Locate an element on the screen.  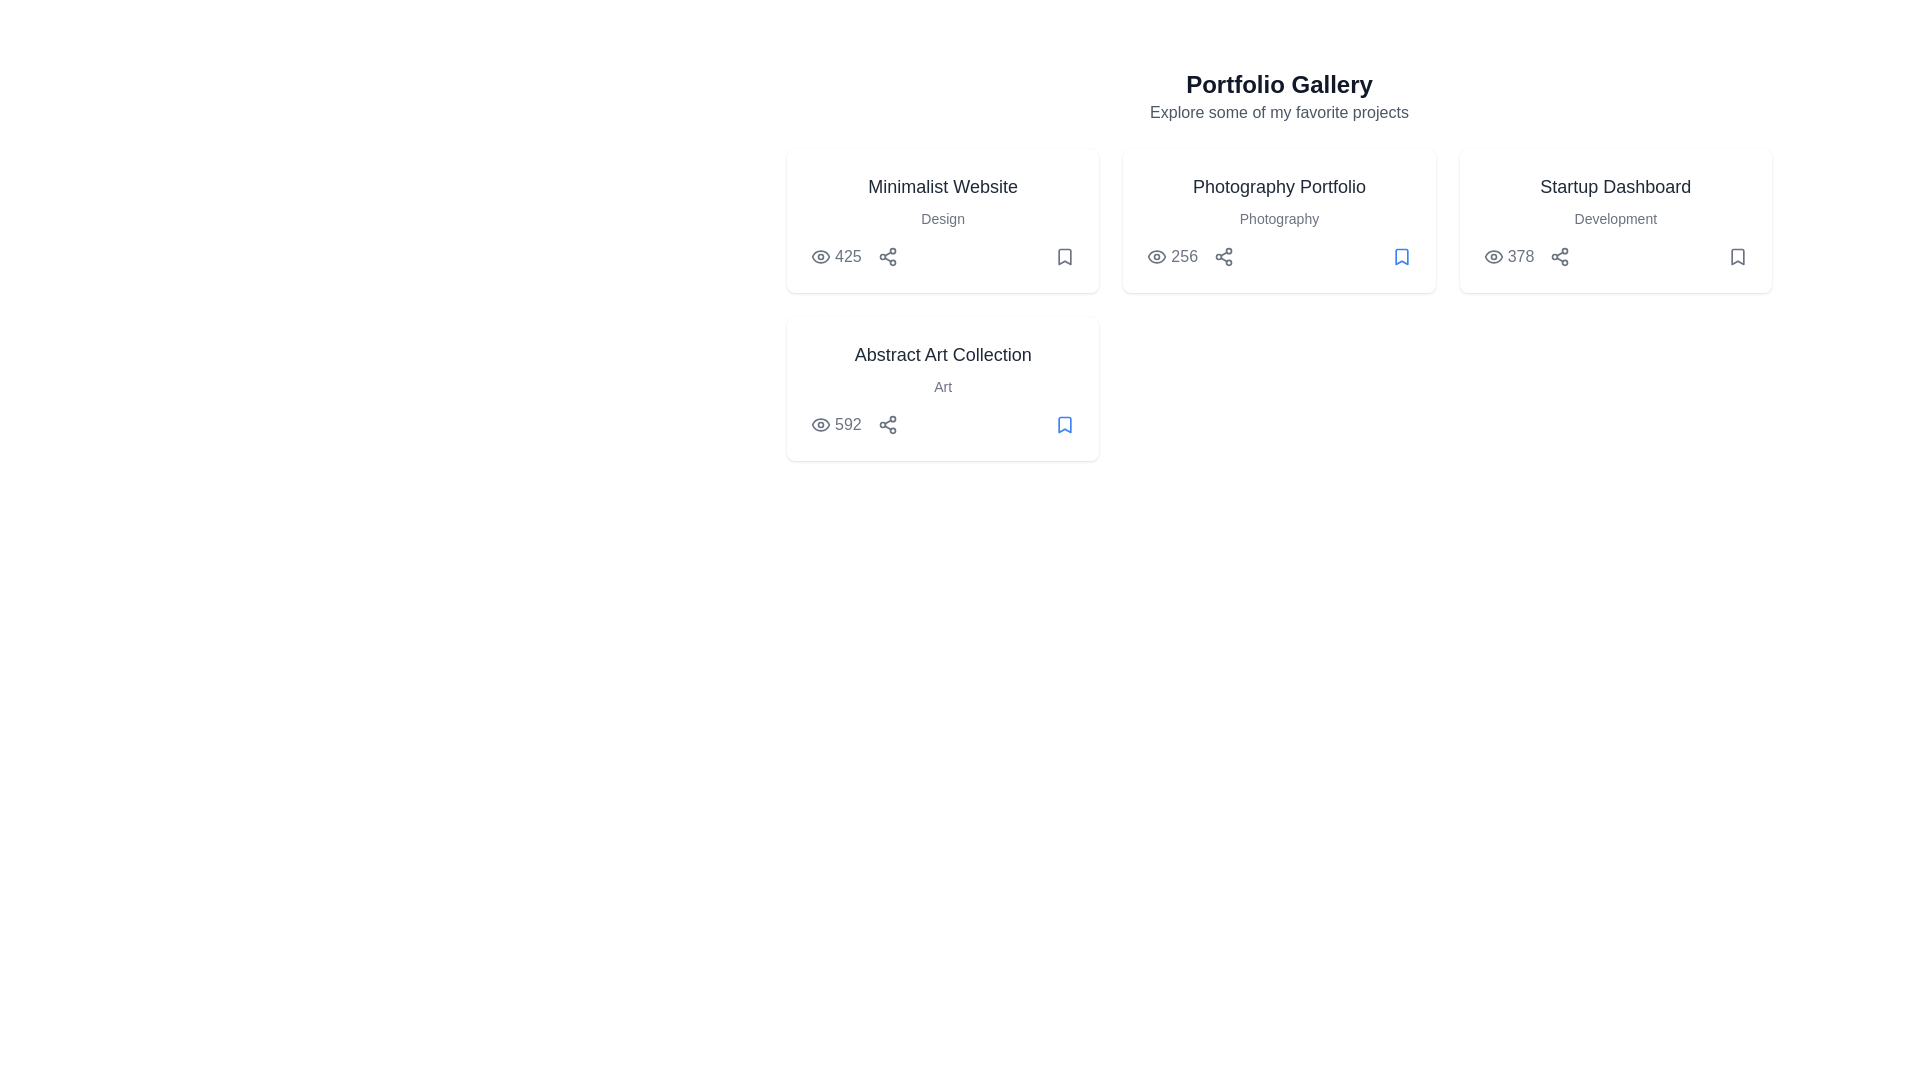
the gray stroke bookmark icon located in the bottom-right corner of the first card titled 'Minimalist Website' in the portfolio gallery is located at coordinates (1064, 256).